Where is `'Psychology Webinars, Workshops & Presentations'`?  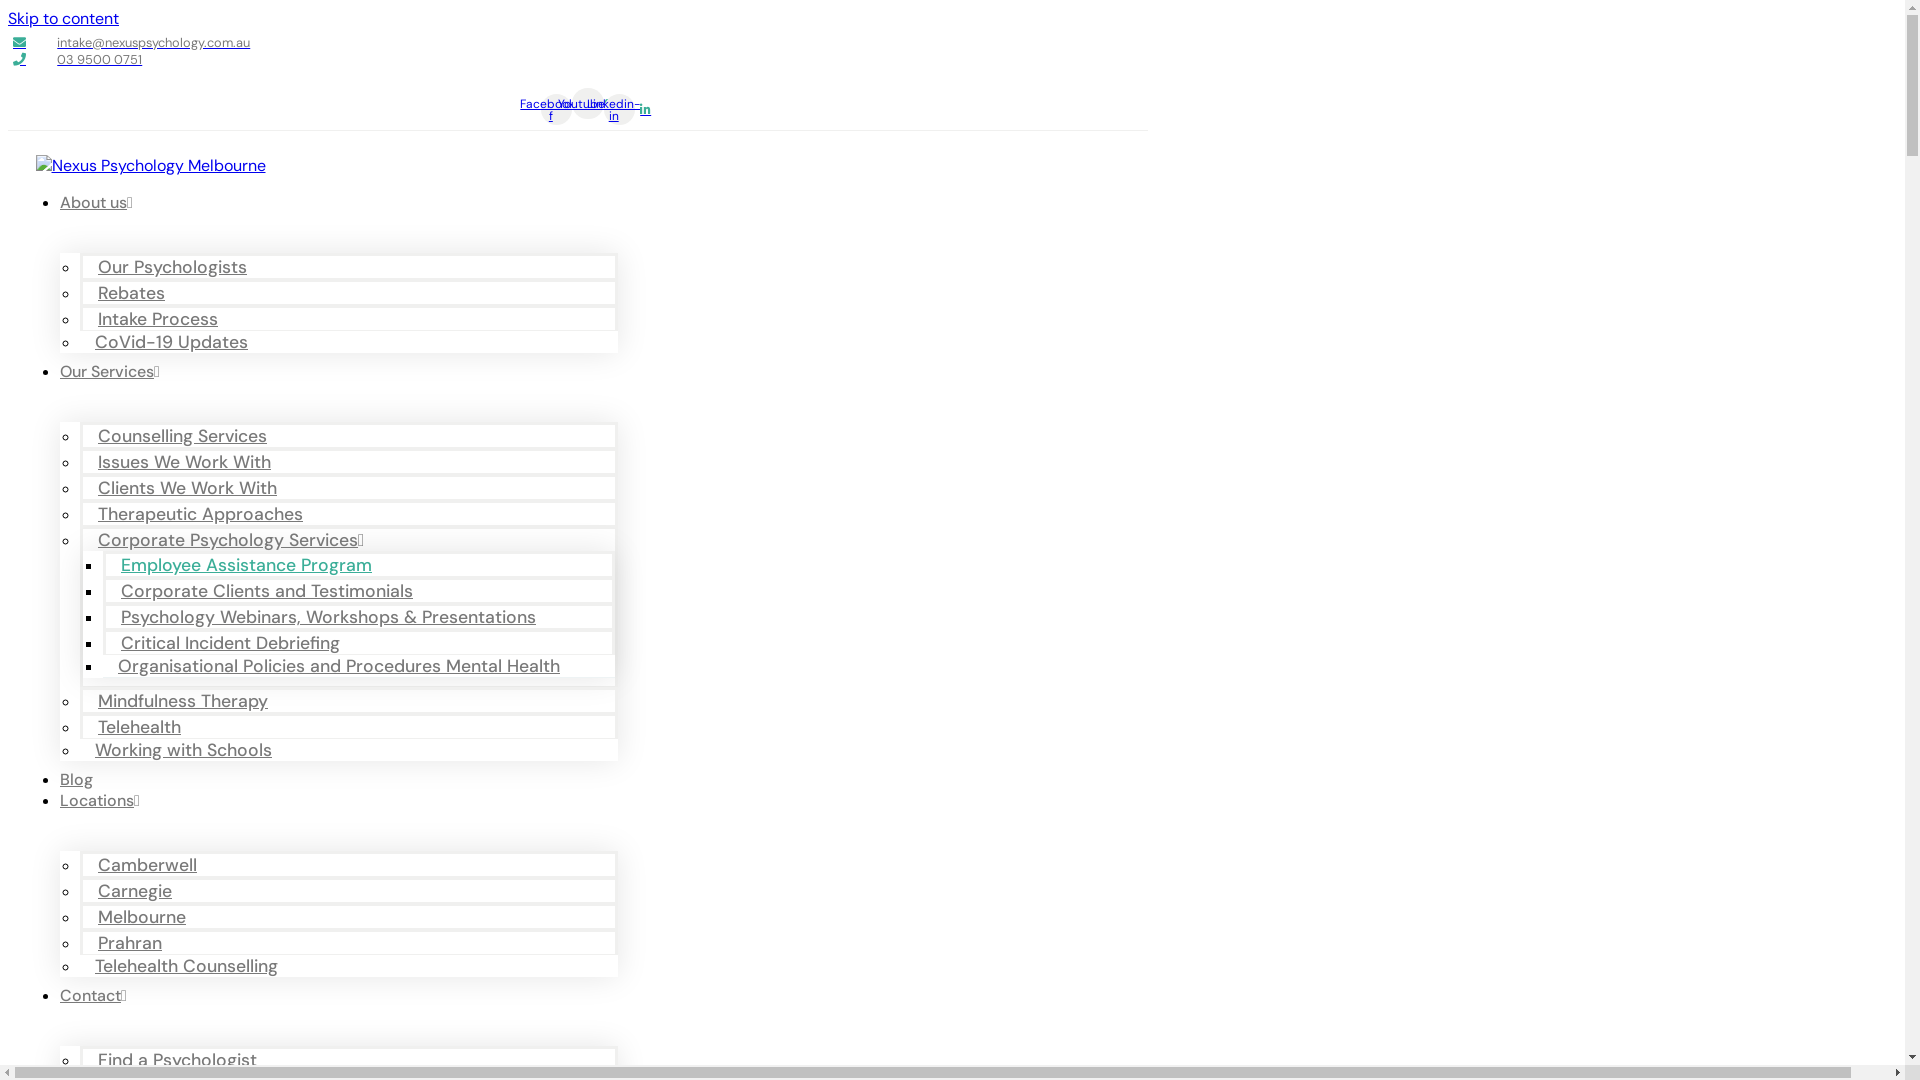
'Psychology Webinars, Workshops & Presentations' is located at coordinates (333, 616).